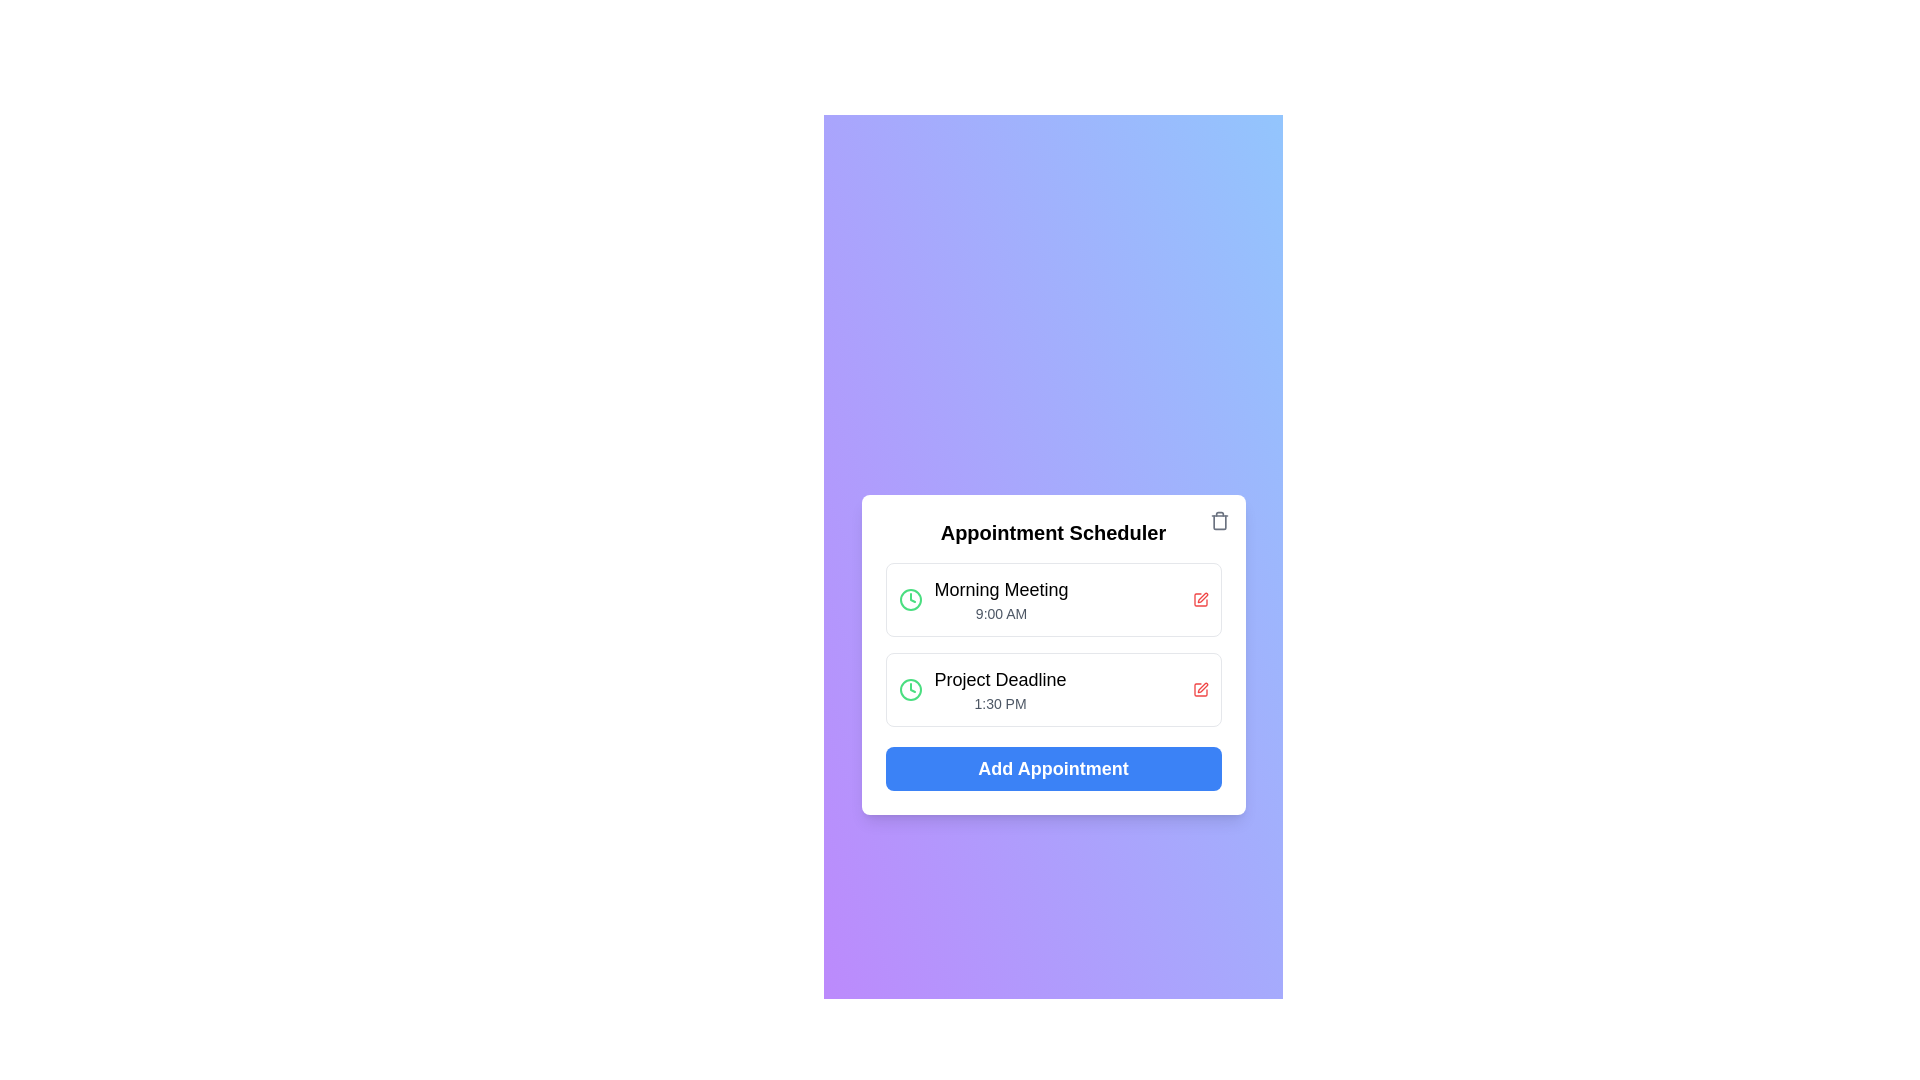  What do you see at coordinates (1052, 531) in the screenshot?
I see `text header displaying 'Appointment Scheduler' to understand the section context` at bounding box center [1052, 531].